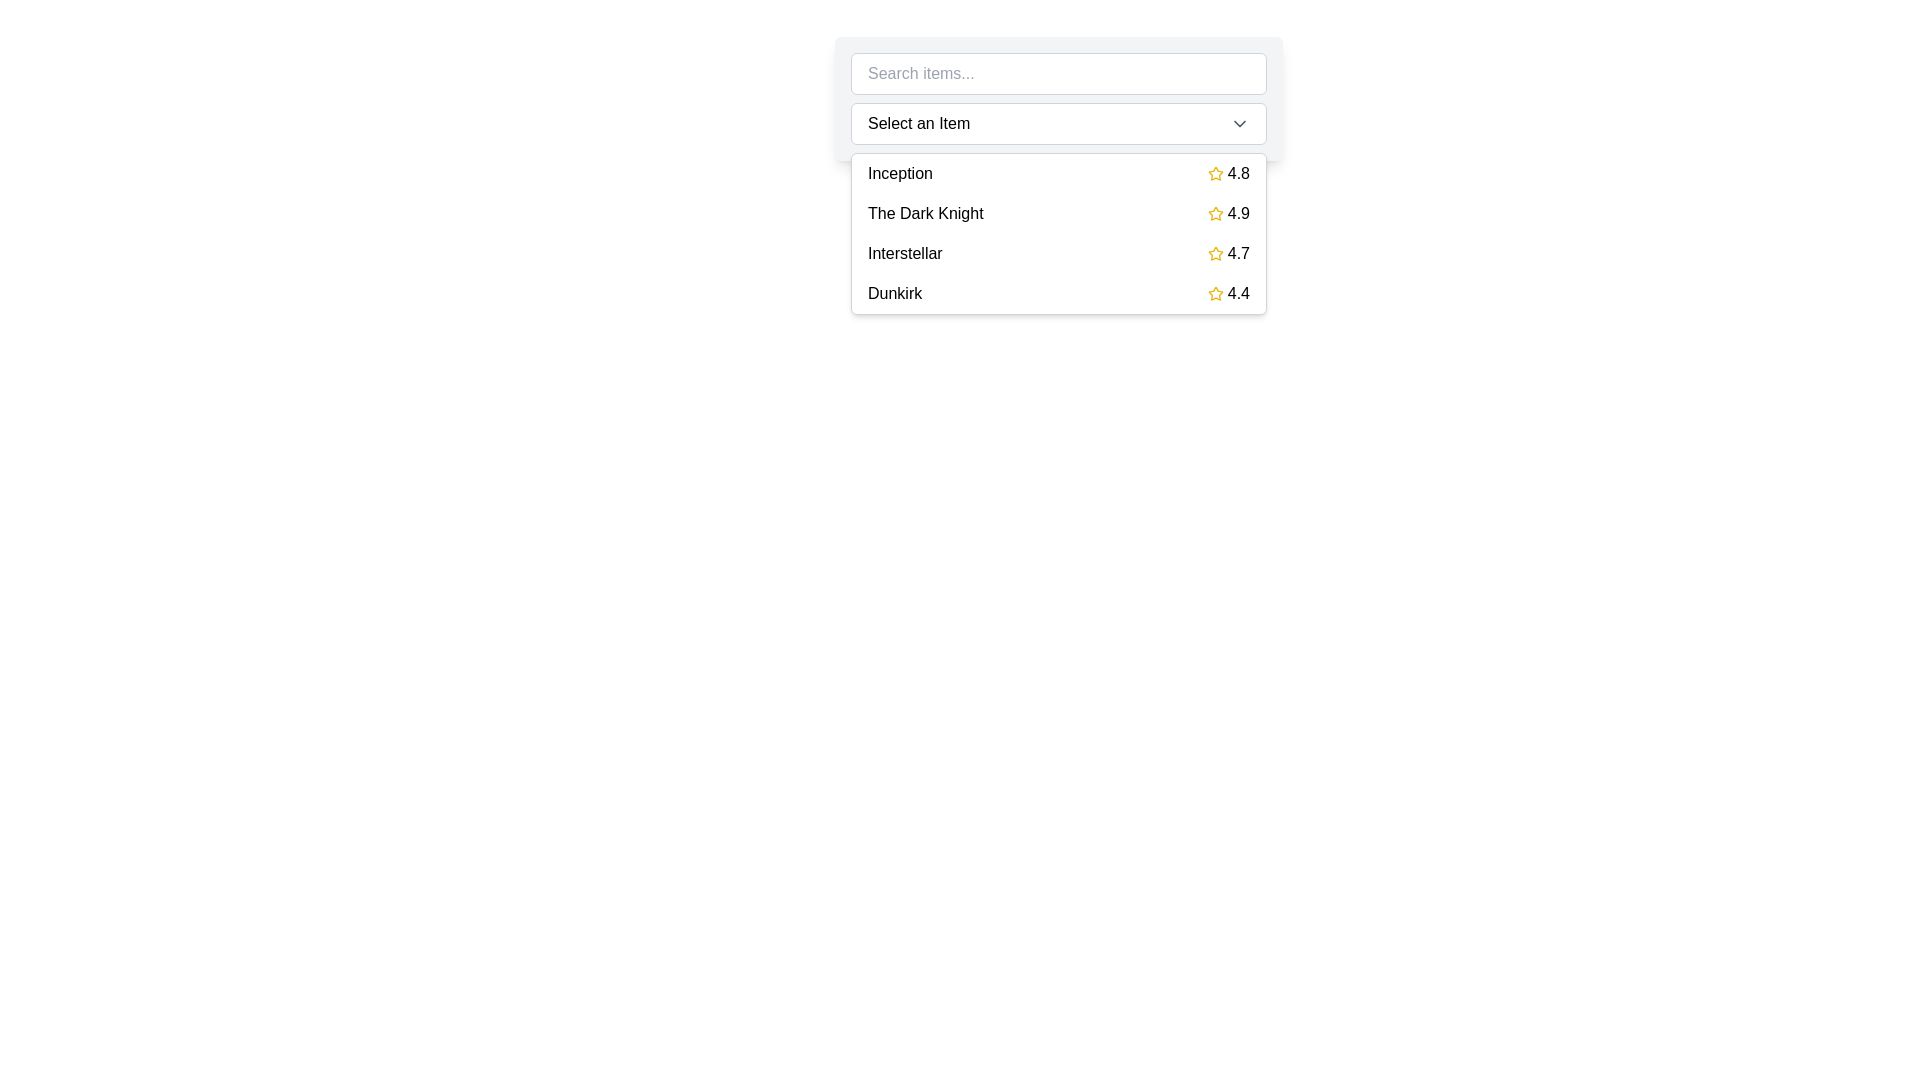 The height and width of the screenshot is (1080, 1920). Describe the element at coordinates (1058, 213) in the screenshot. I see `the second list item in the dropdown menu` at that location.